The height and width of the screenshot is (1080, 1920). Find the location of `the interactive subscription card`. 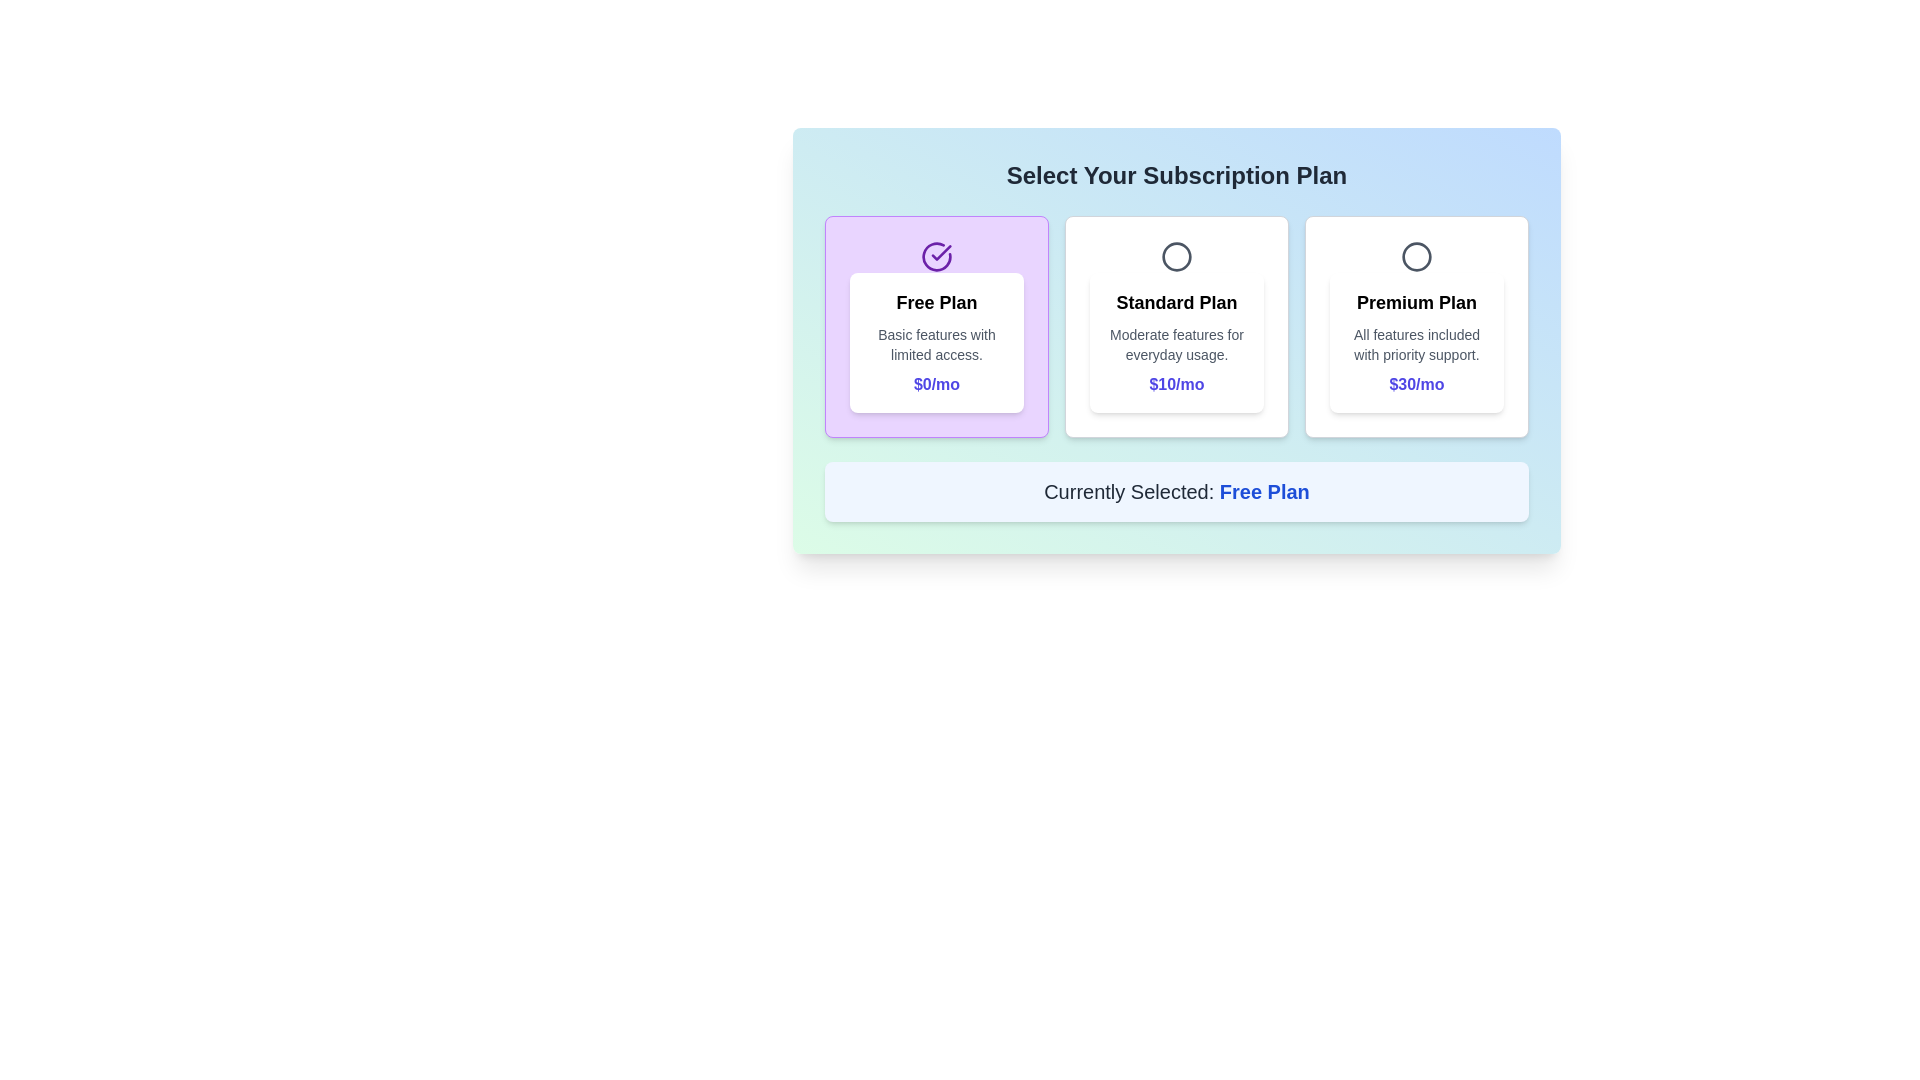

the interactive subscription card is located at coordinates (1176, 339).